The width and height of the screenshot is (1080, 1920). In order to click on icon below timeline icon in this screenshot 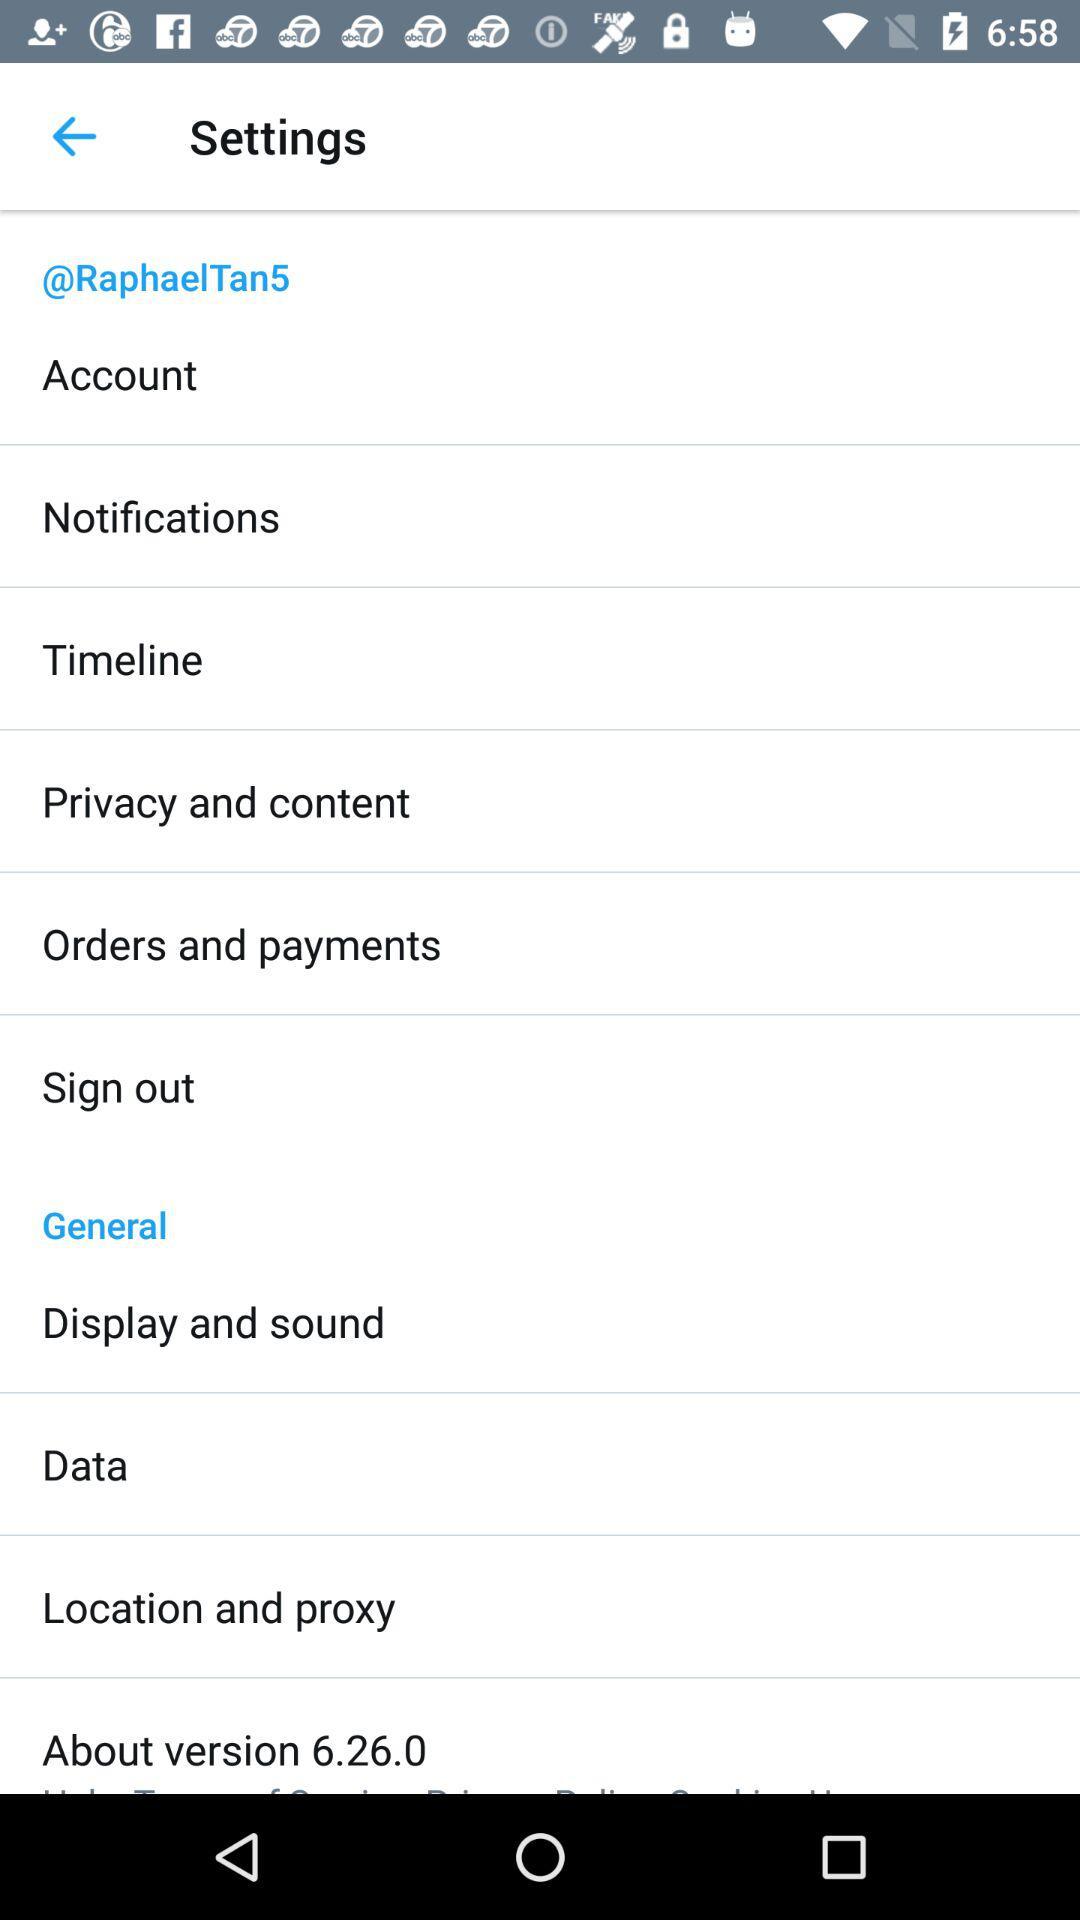, I will do `click(225, 801)`.